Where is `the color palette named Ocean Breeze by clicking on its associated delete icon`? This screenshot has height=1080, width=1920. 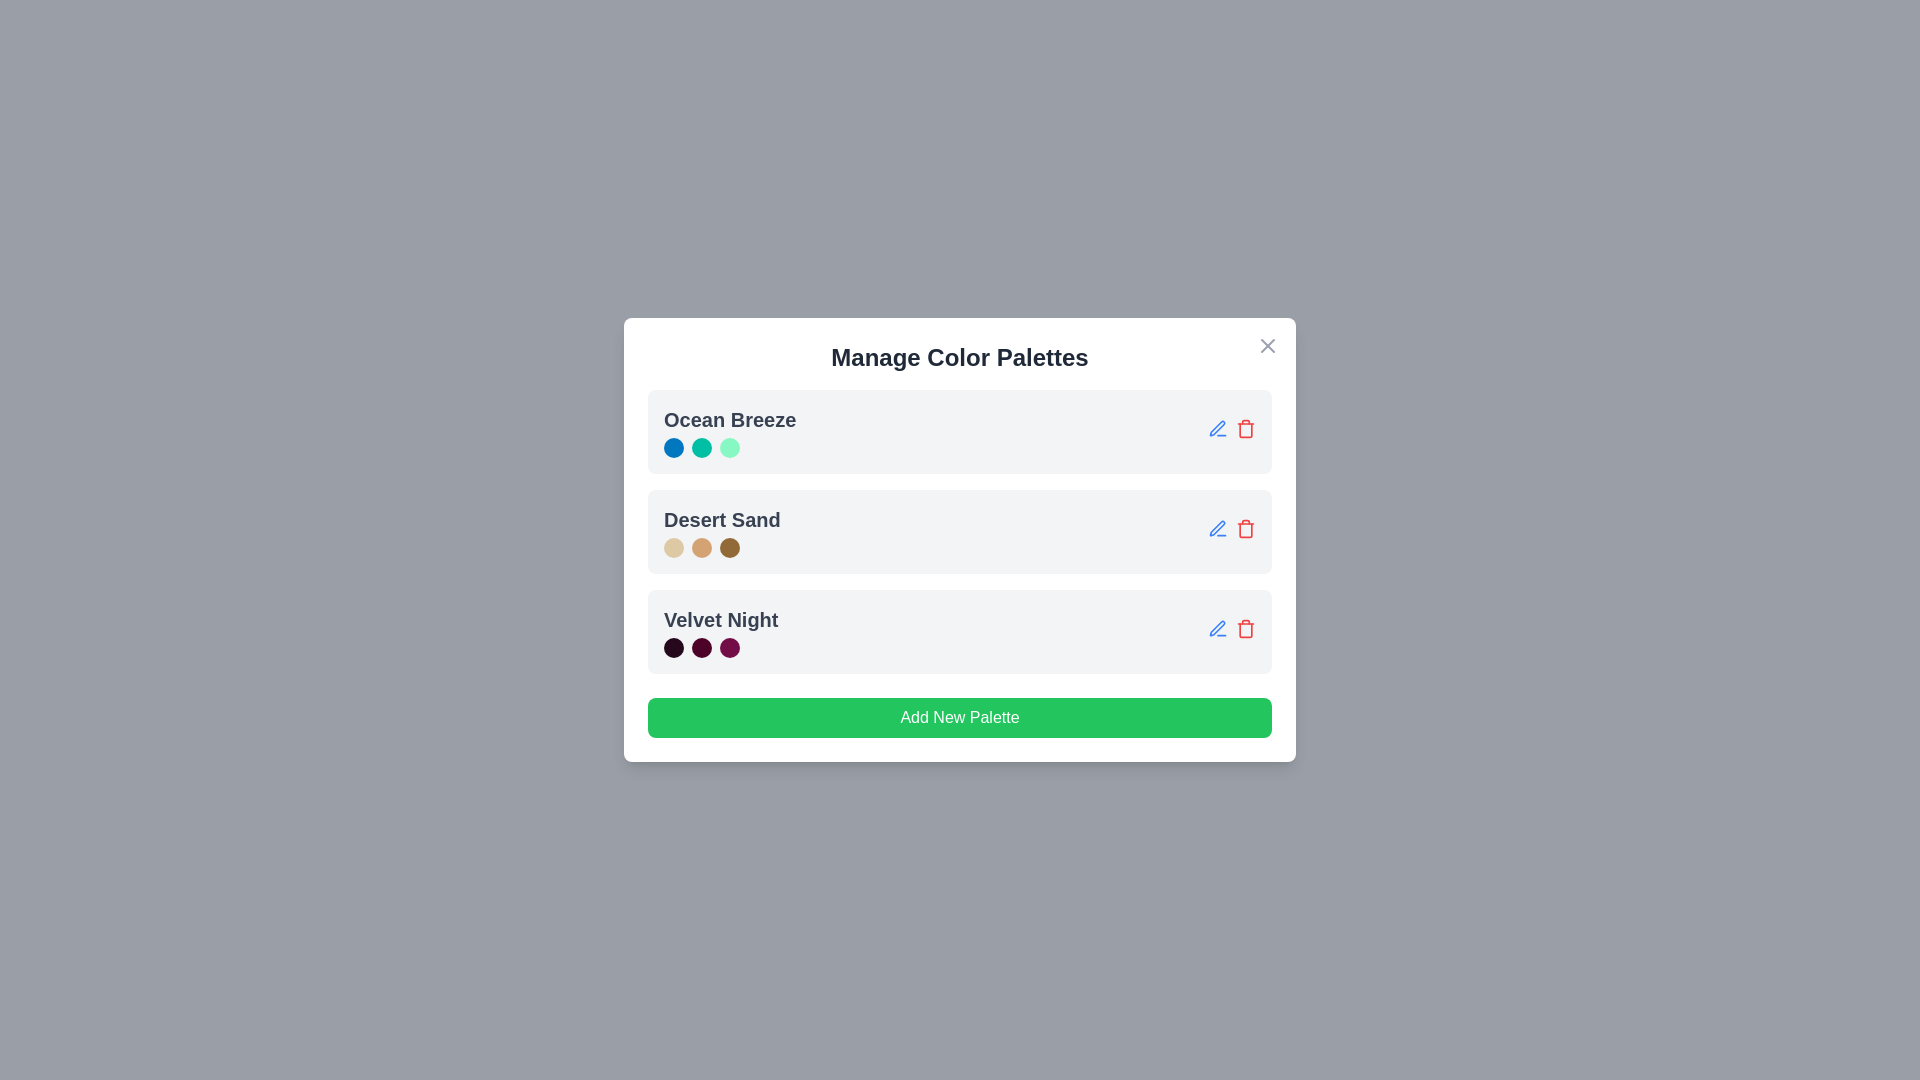 the color palette named Ocean Breeze by clicking on its associated delete icon is located at coordinates (1245, 427).